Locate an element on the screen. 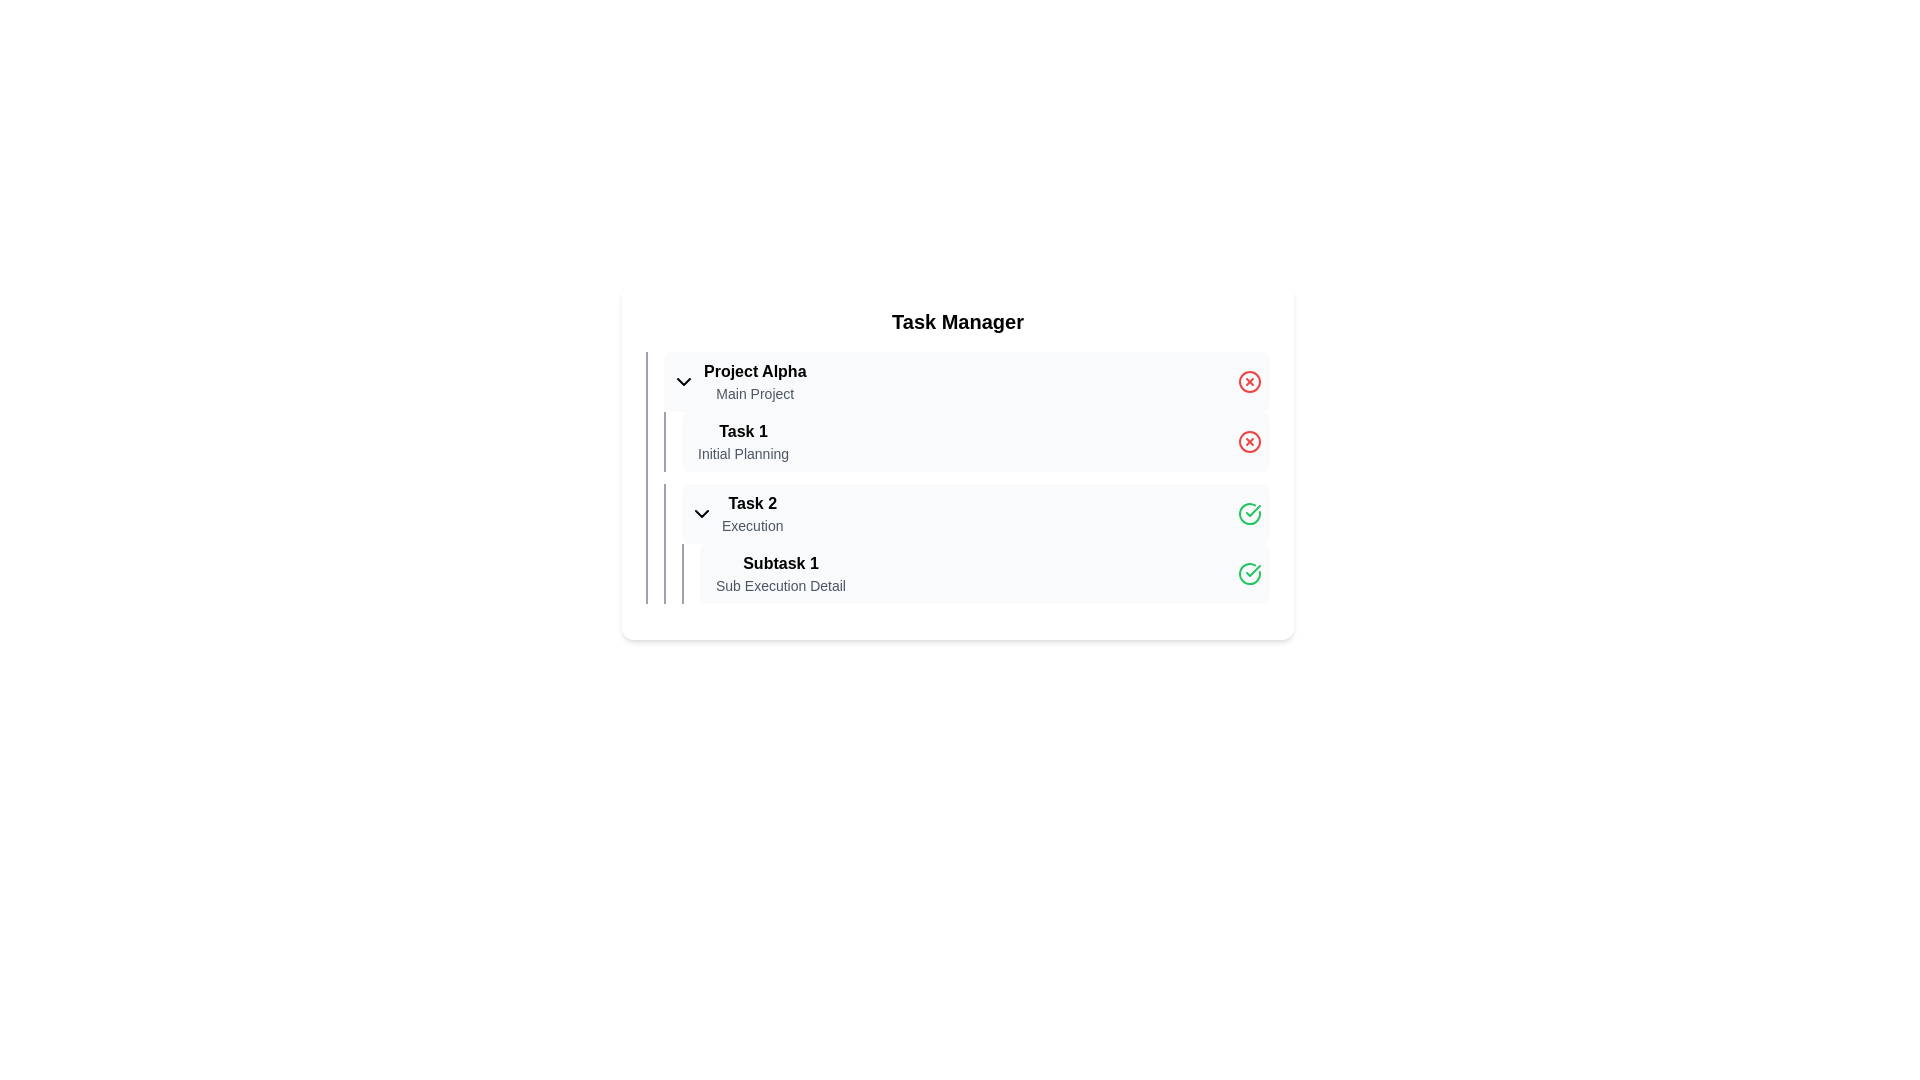 The image size is (1920, 1080). the collapsible list item representing 'Task 2' with the description 'Execution' is located at coordinates (735, 512).